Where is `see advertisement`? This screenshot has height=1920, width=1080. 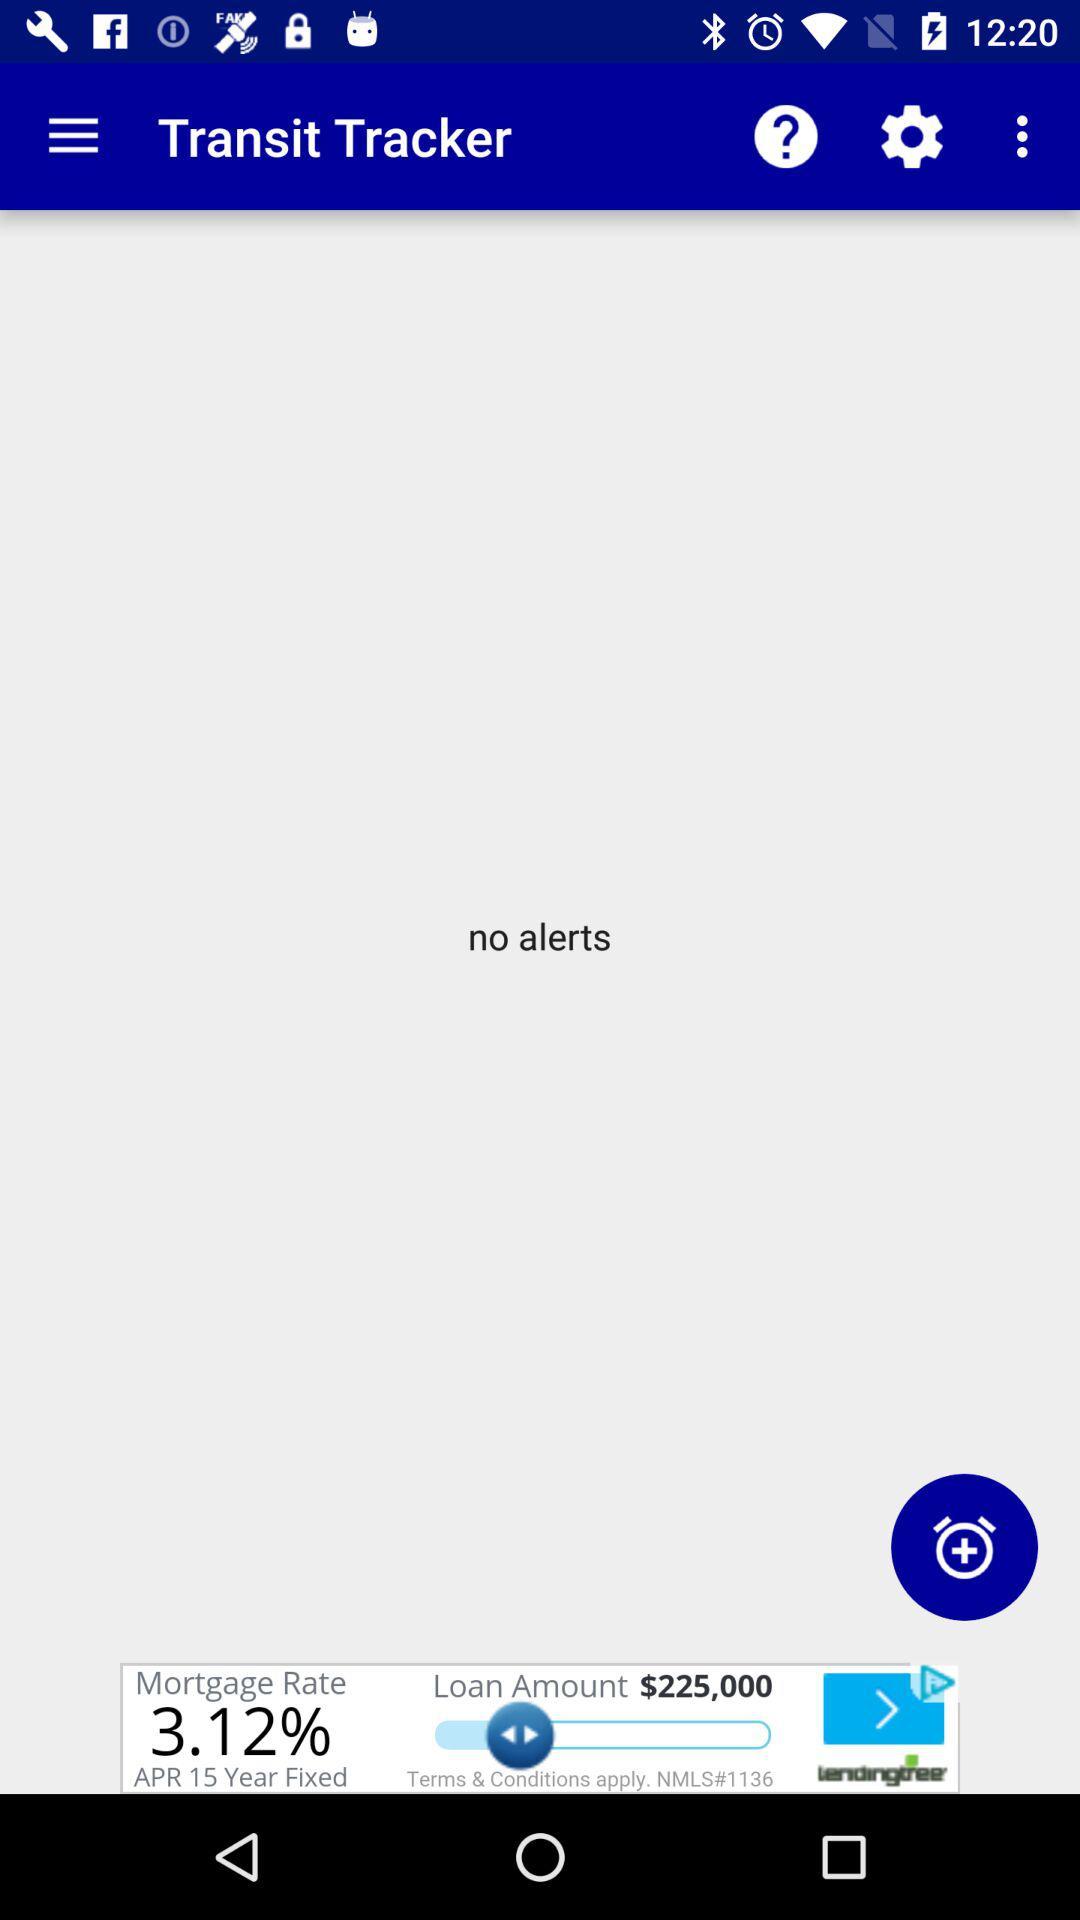
see advertisement is located at coordinates (540, 1727).